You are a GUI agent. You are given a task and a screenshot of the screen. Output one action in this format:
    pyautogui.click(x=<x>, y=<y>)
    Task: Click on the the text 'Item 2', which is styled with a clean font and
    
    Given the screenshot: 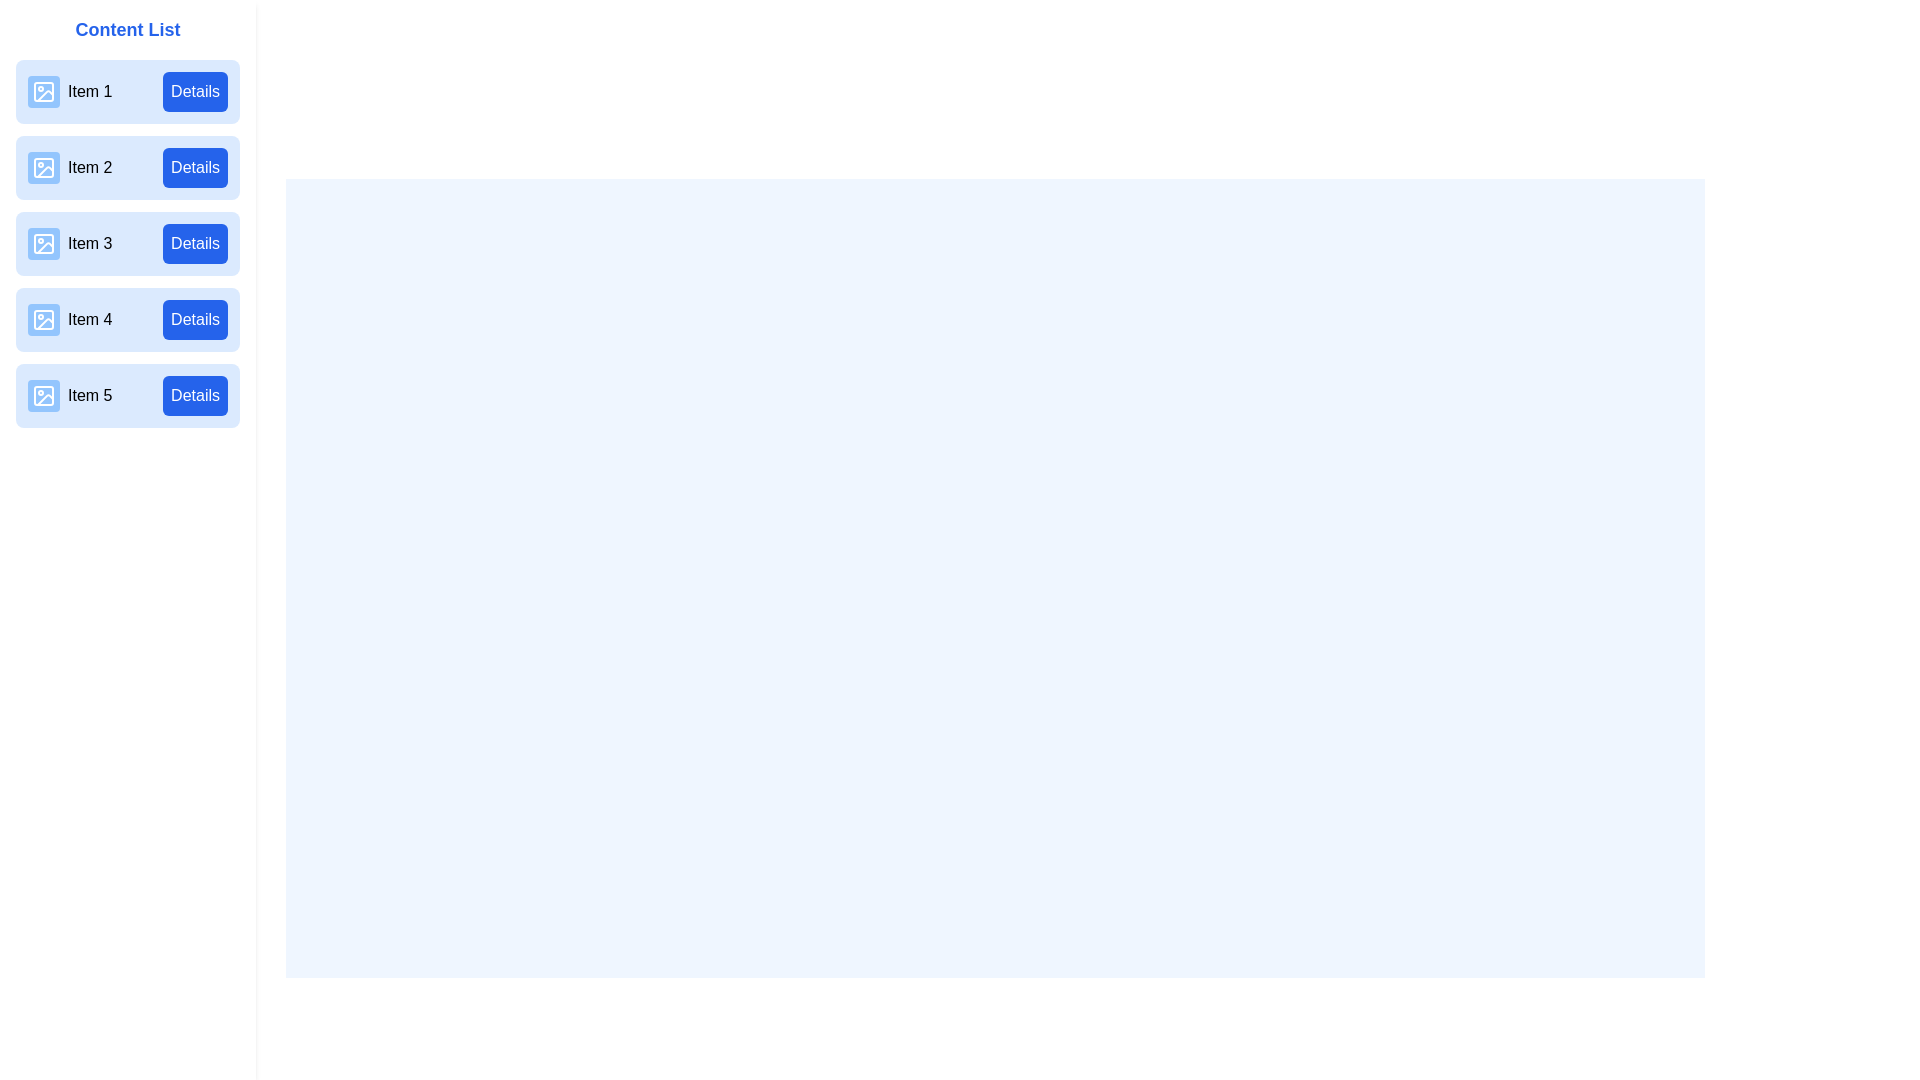 What is the action you would take?
    pyautogui.click(x=70, y=167)
    